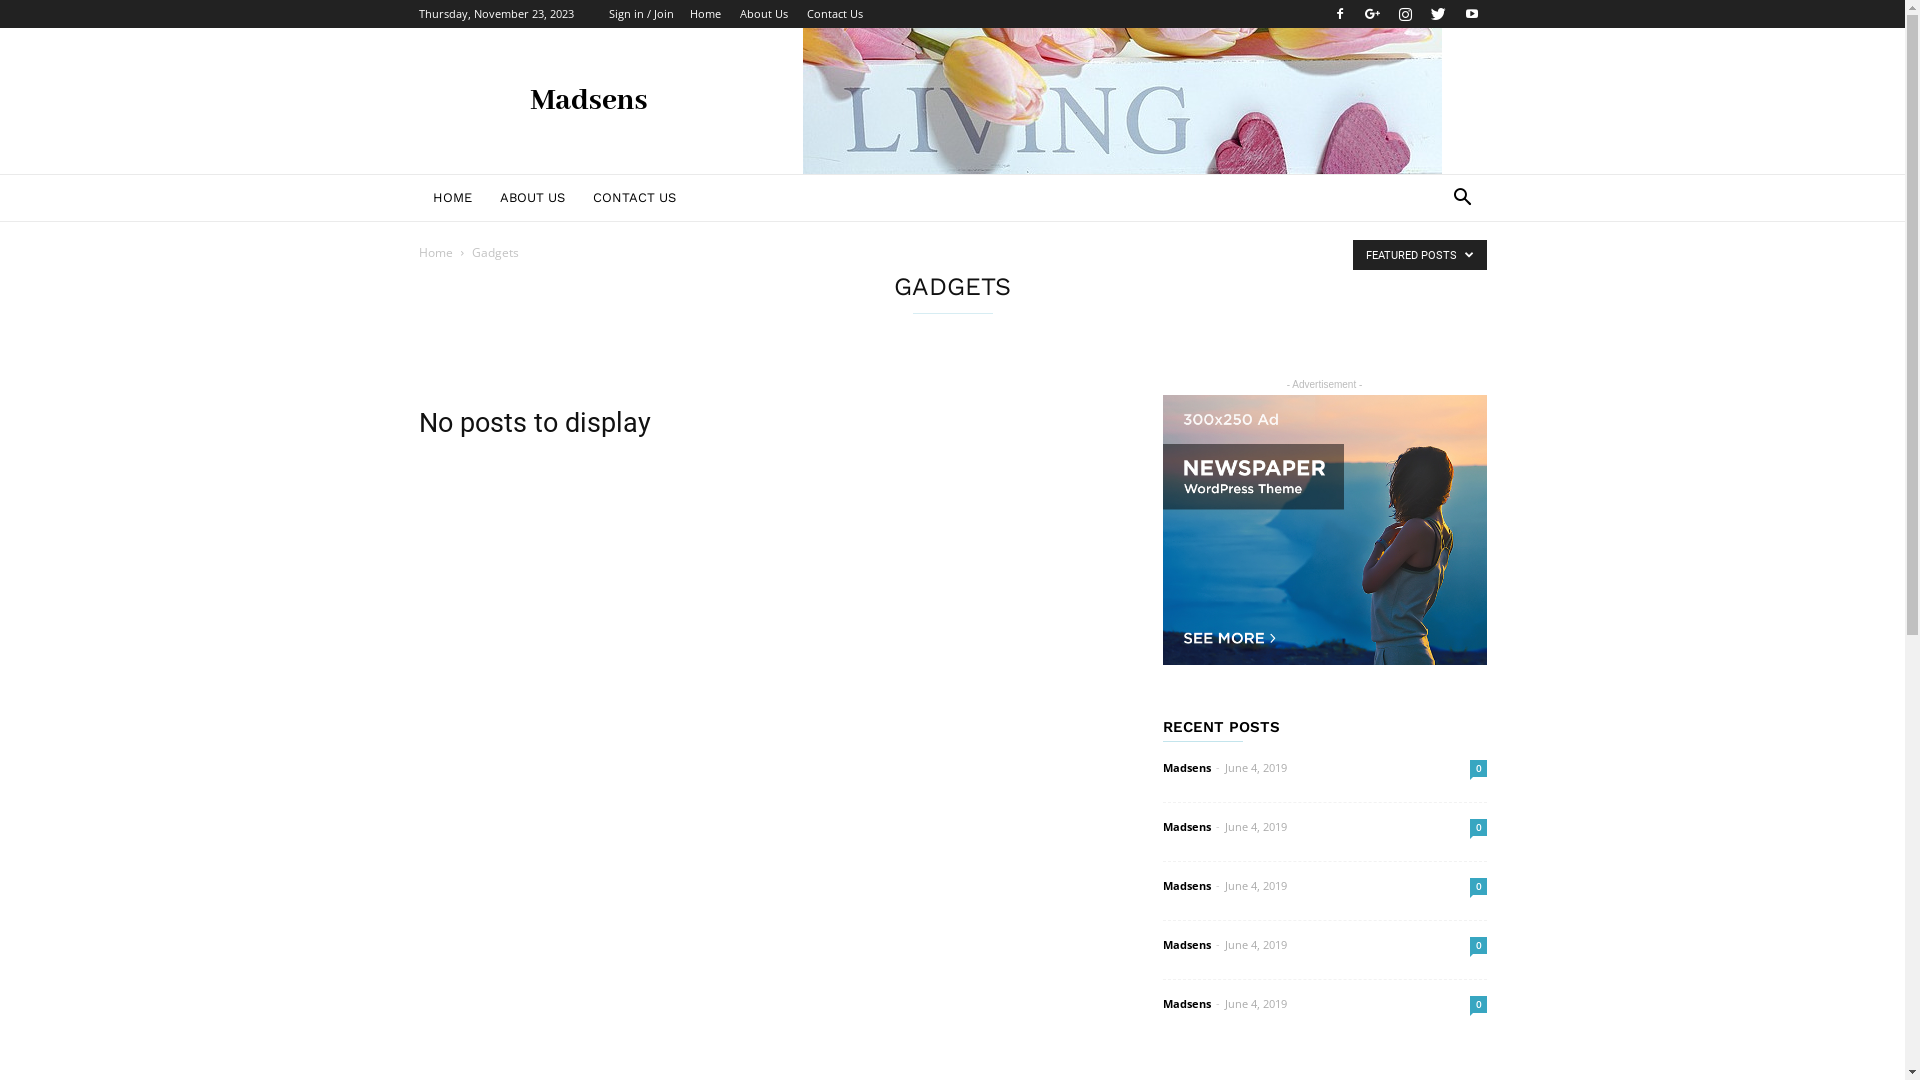 The height and width of the screenshot is (1080, 1920). What do you see at coordinates (705, 13) in the screenshot?
I see `'Home'` at bounding box center [705, 13].